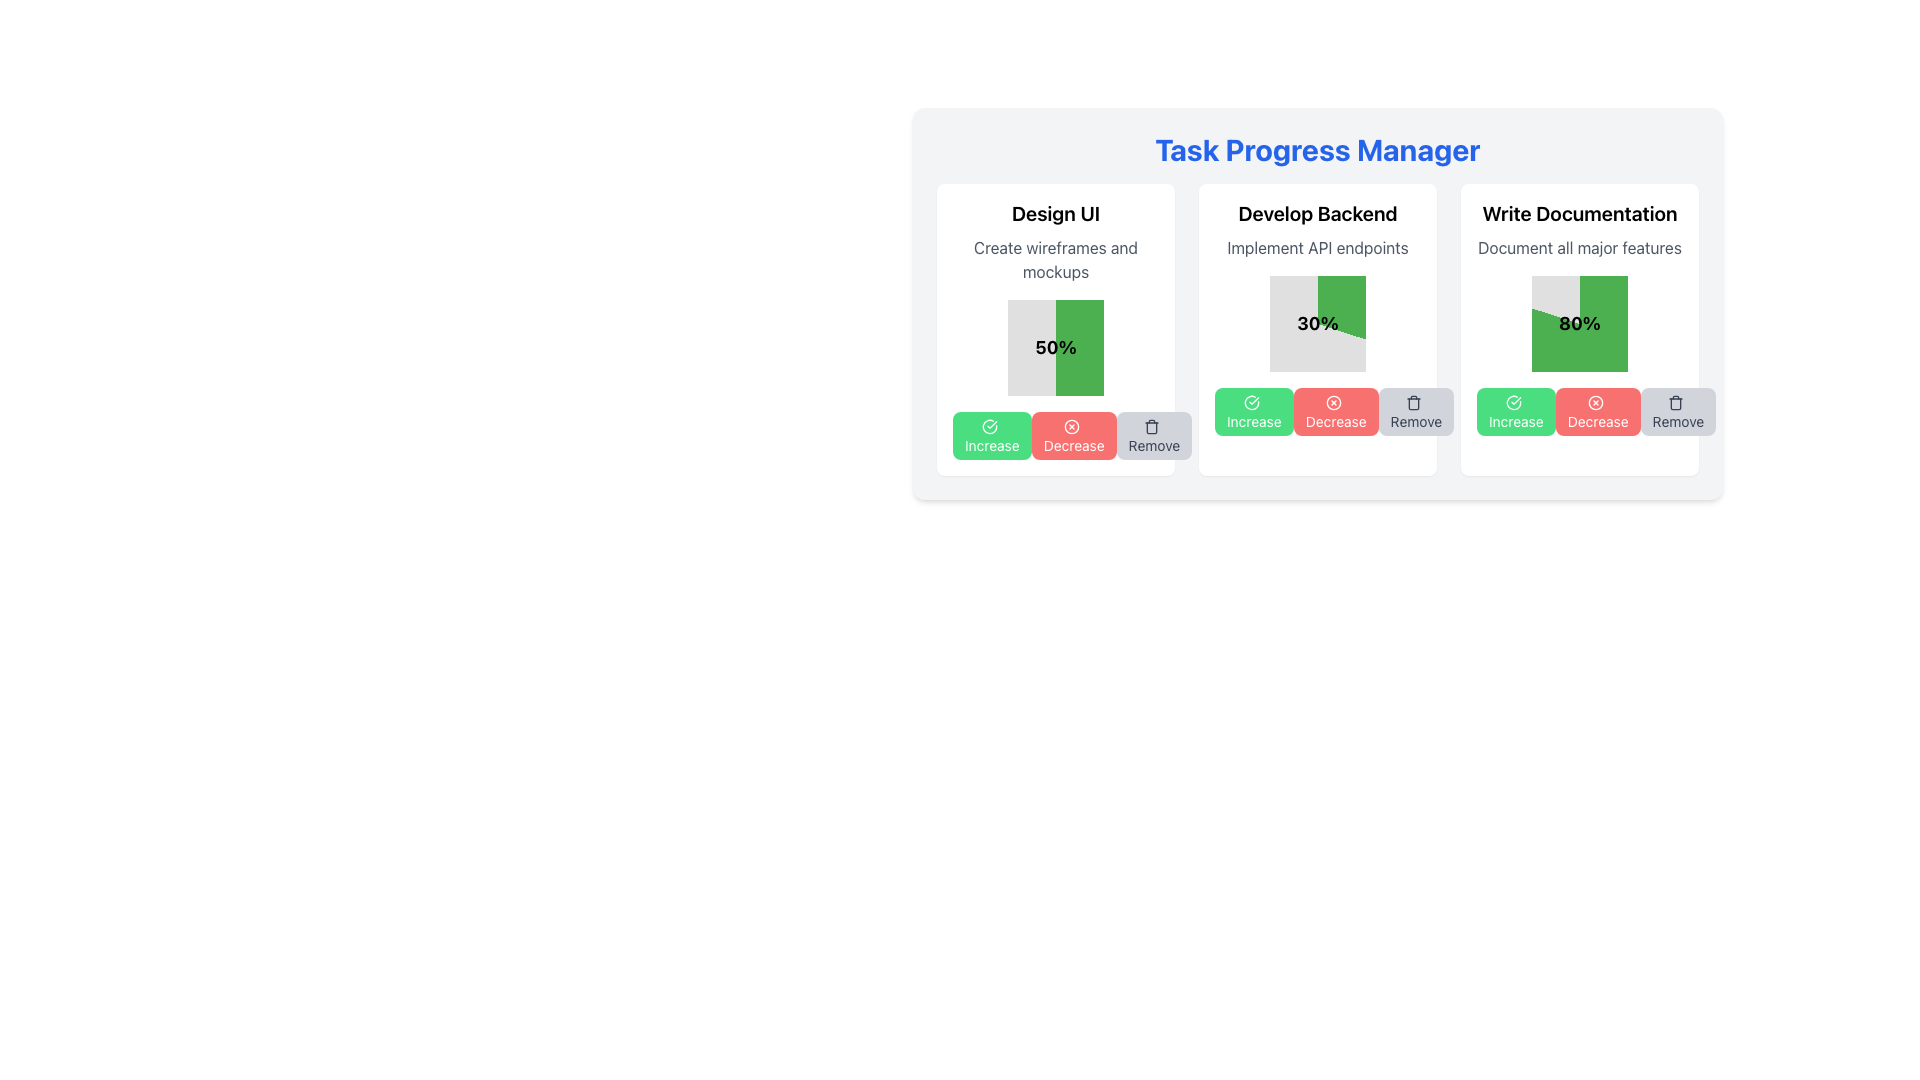 This screenshot has height=1080, width=1920. Describe the element at coordinates (1318, 246) in the screenshot. I see `the static text element that provides a description for the task 'Develop Backend', located within the task card, positioned below the title and above a circular progress indicator` at that location.